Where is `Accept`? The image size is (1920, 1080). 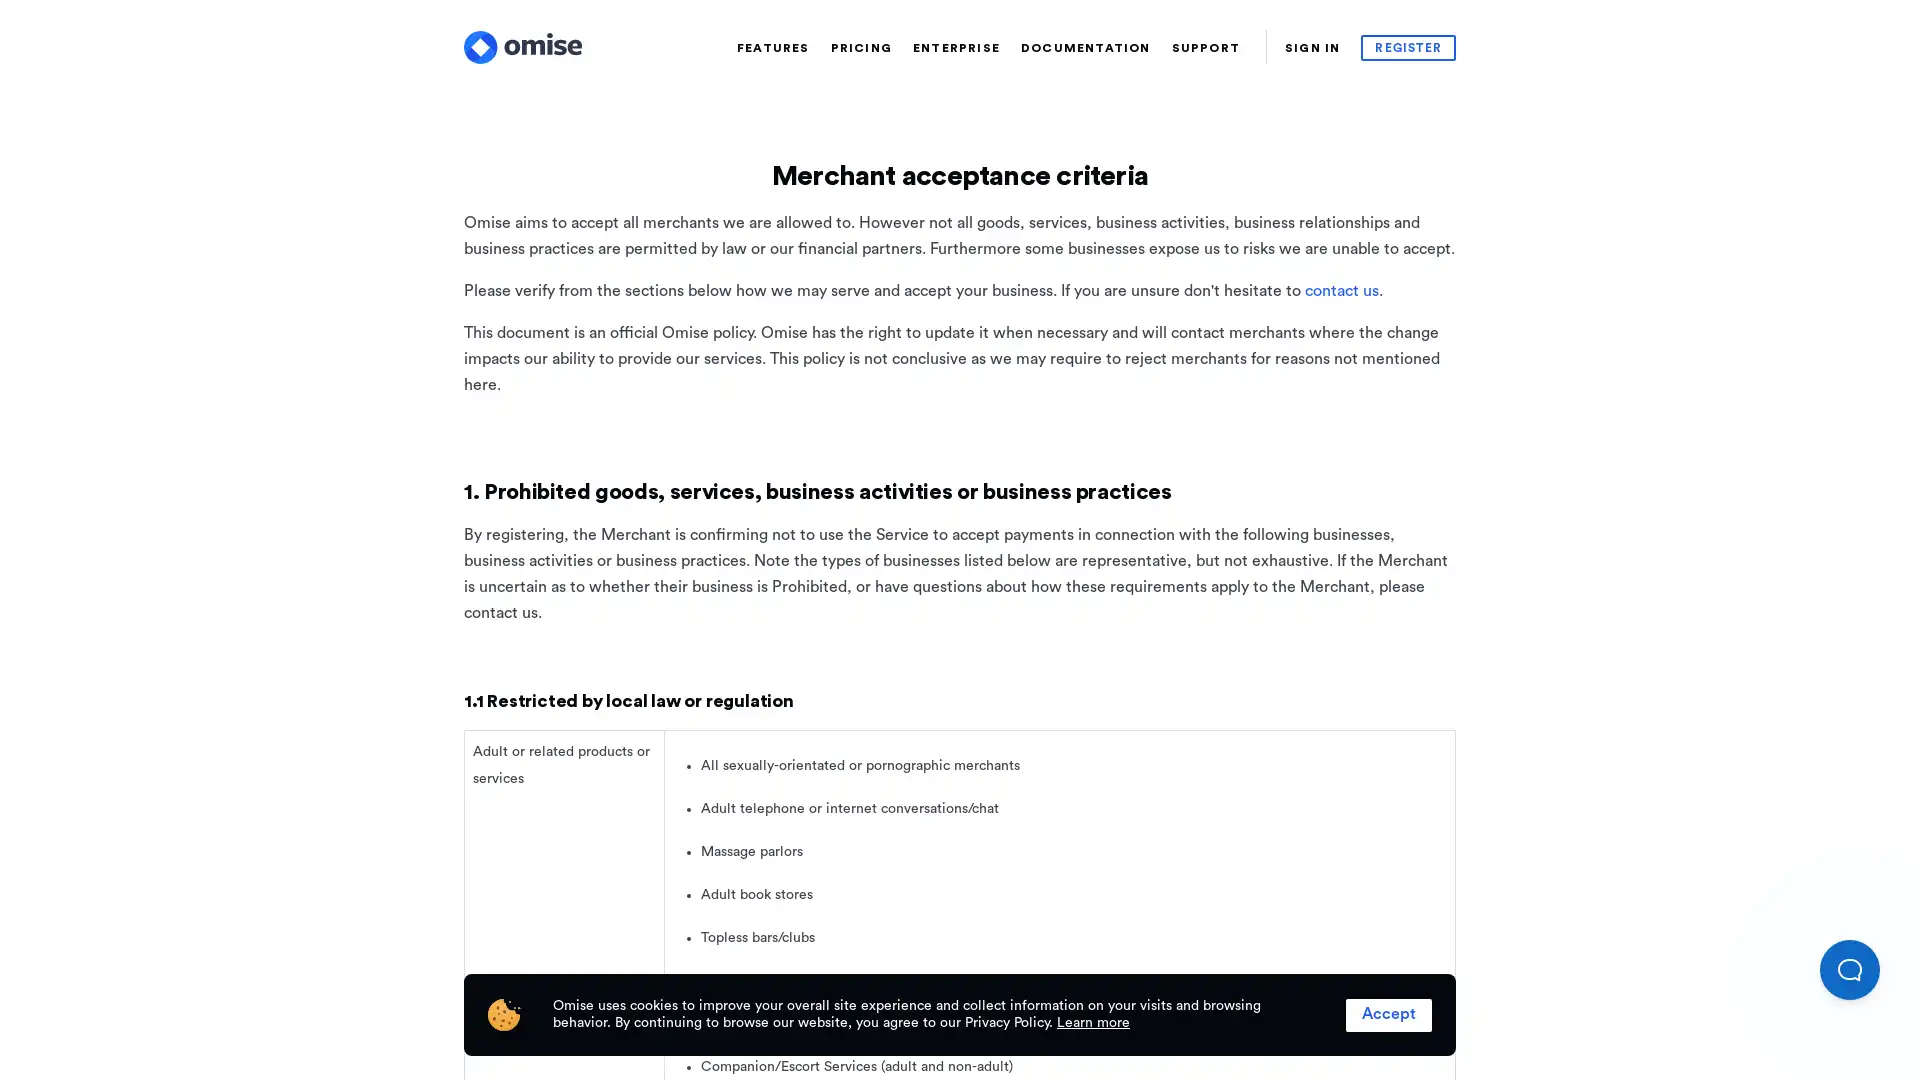
Accept is located at coordinates (1387, 1014).